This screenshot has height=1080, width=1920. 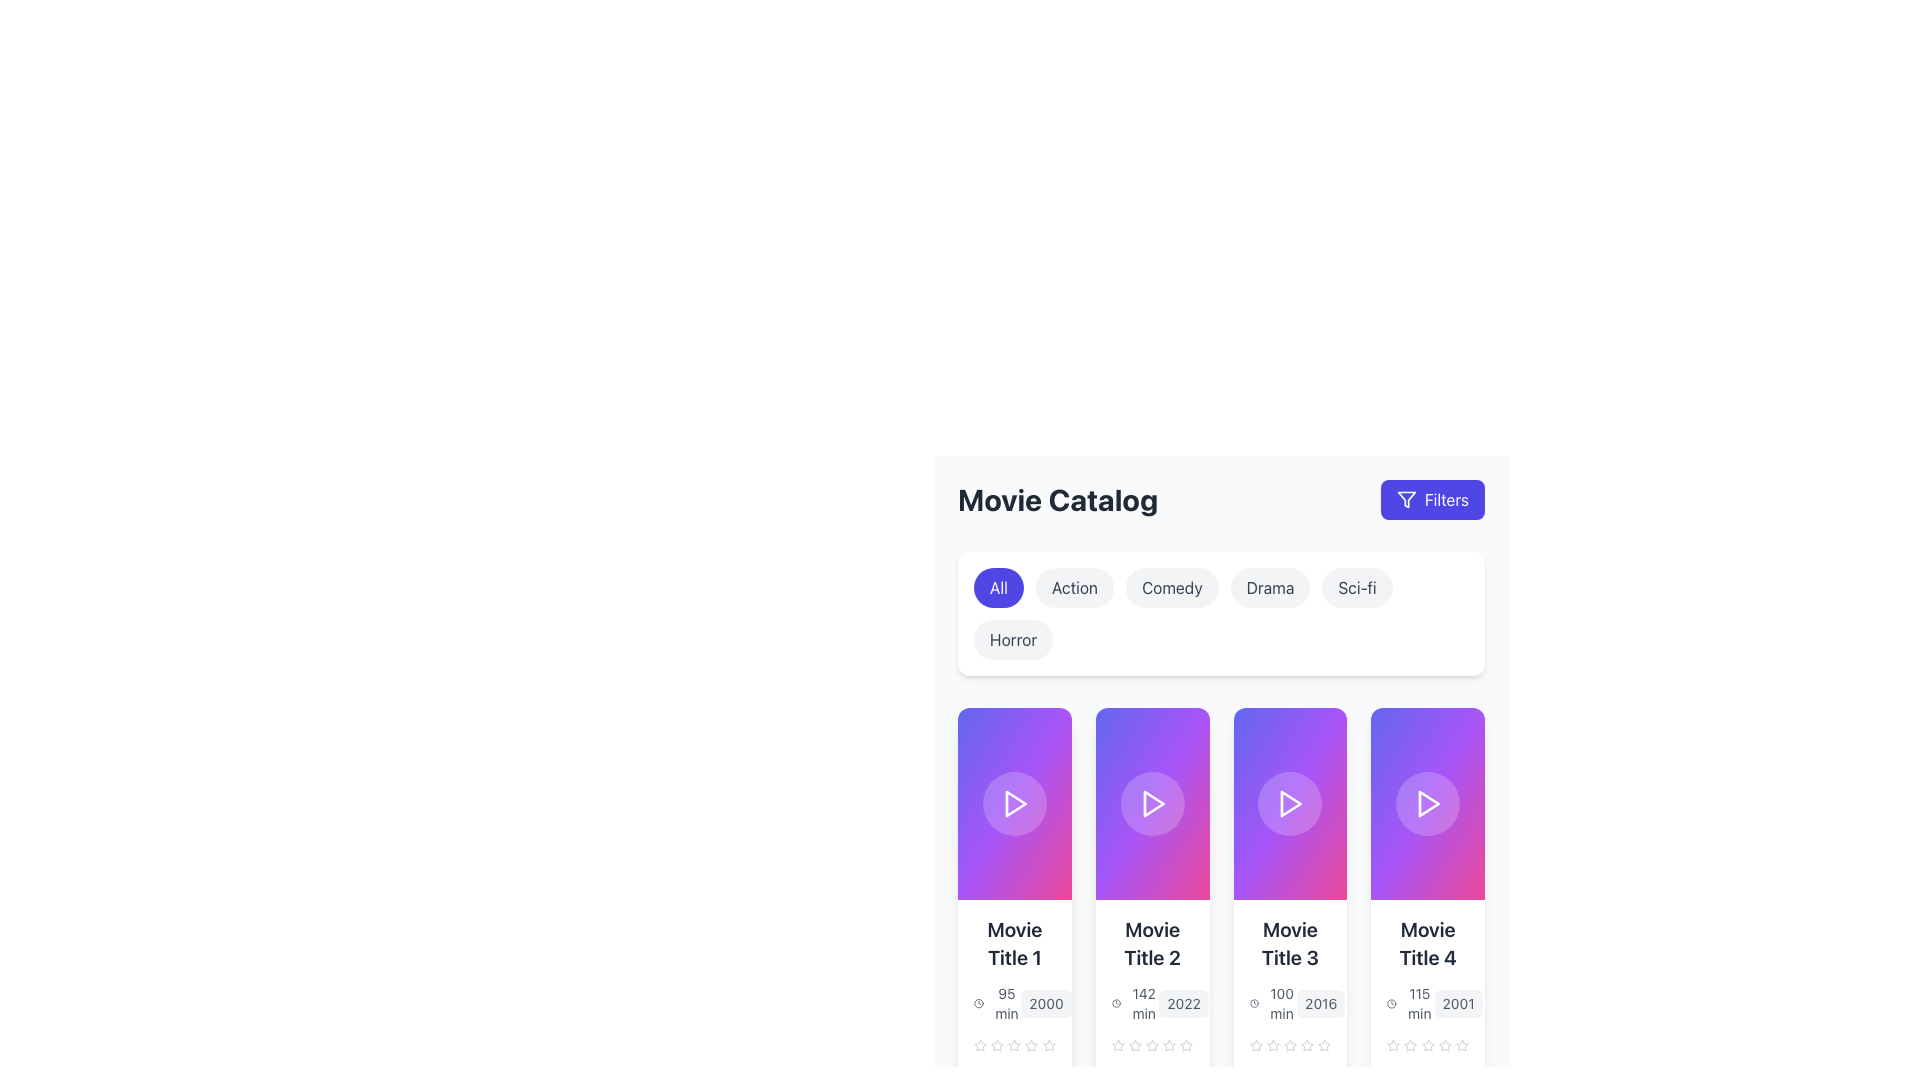 What do you see at coordinates (1392, 1044) in the screenshot?
I see `the fifth star icon in the wireframe style for the movie card labeled 'Movie Title 4'` at bounding box center [1392, 1044].